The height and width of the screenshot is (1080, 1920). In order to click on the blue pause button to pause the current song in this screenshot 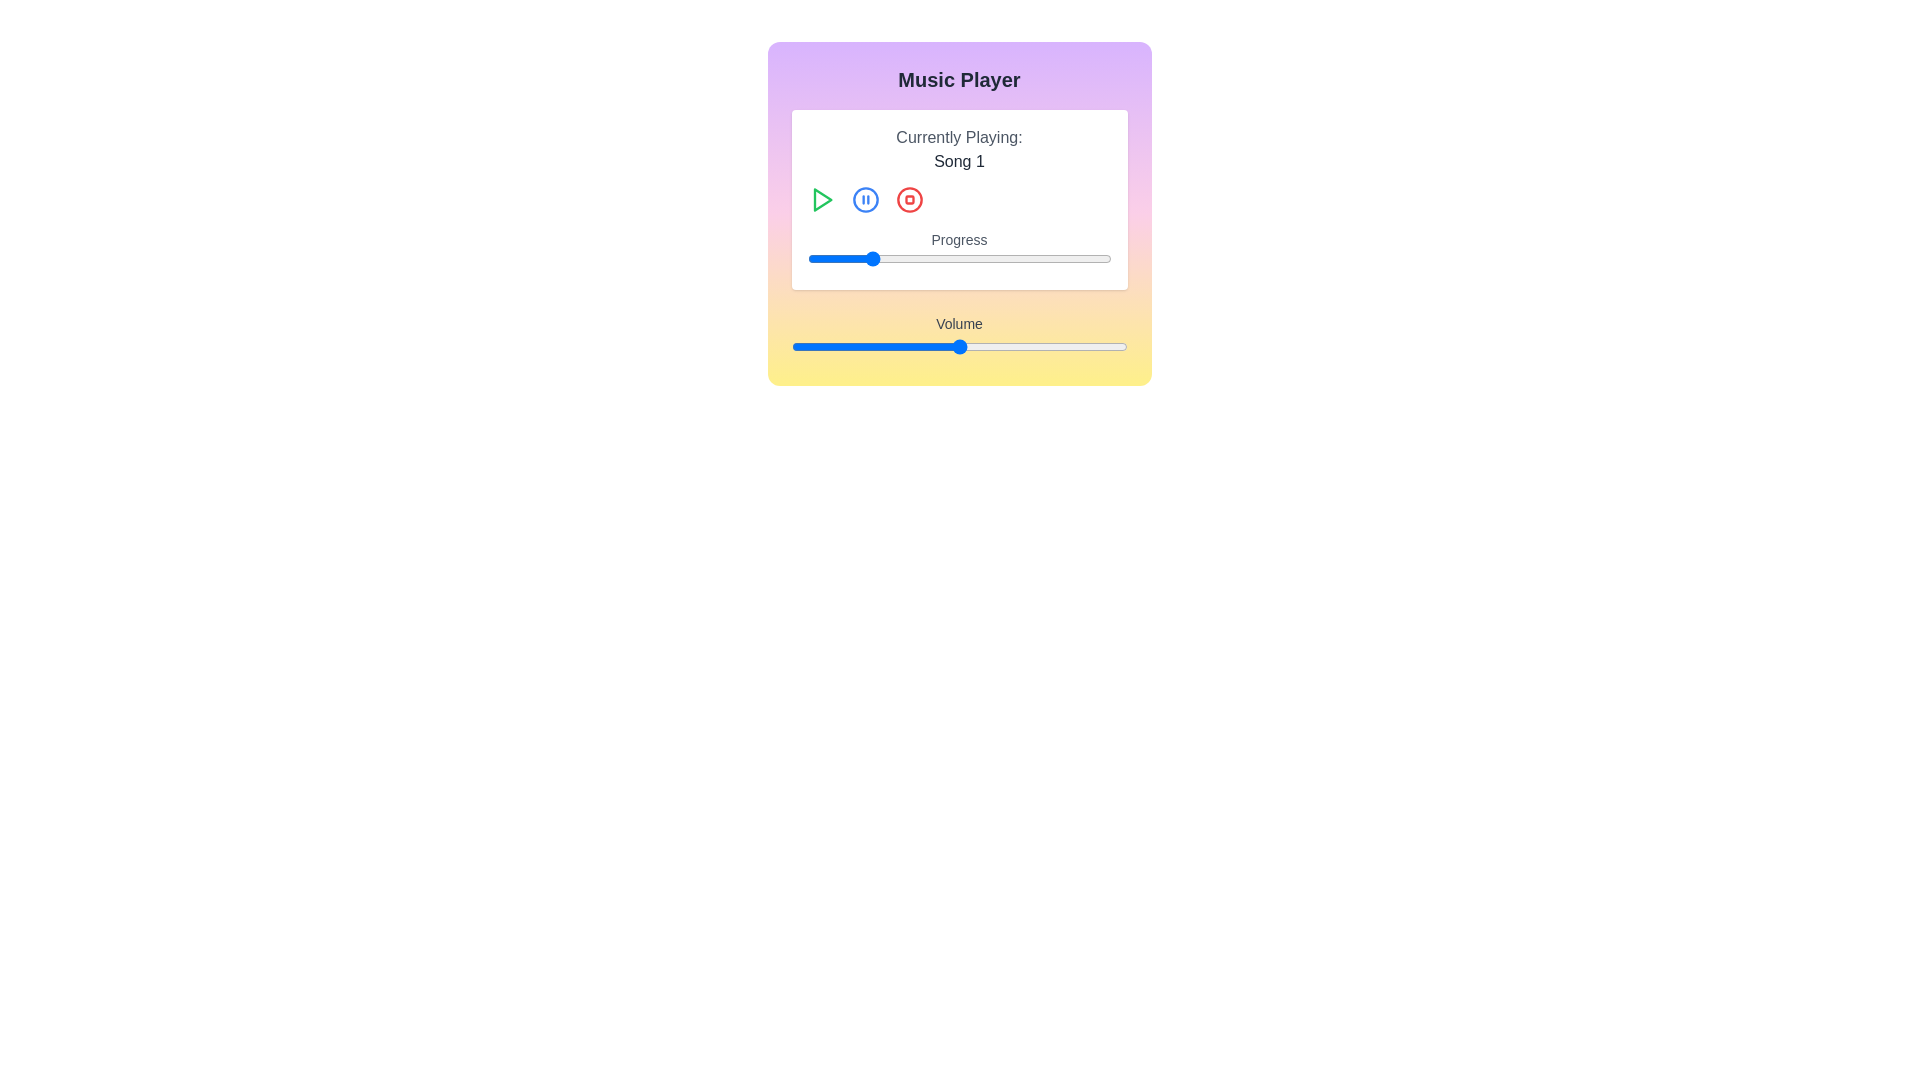, I will do `click(865, 200)`.